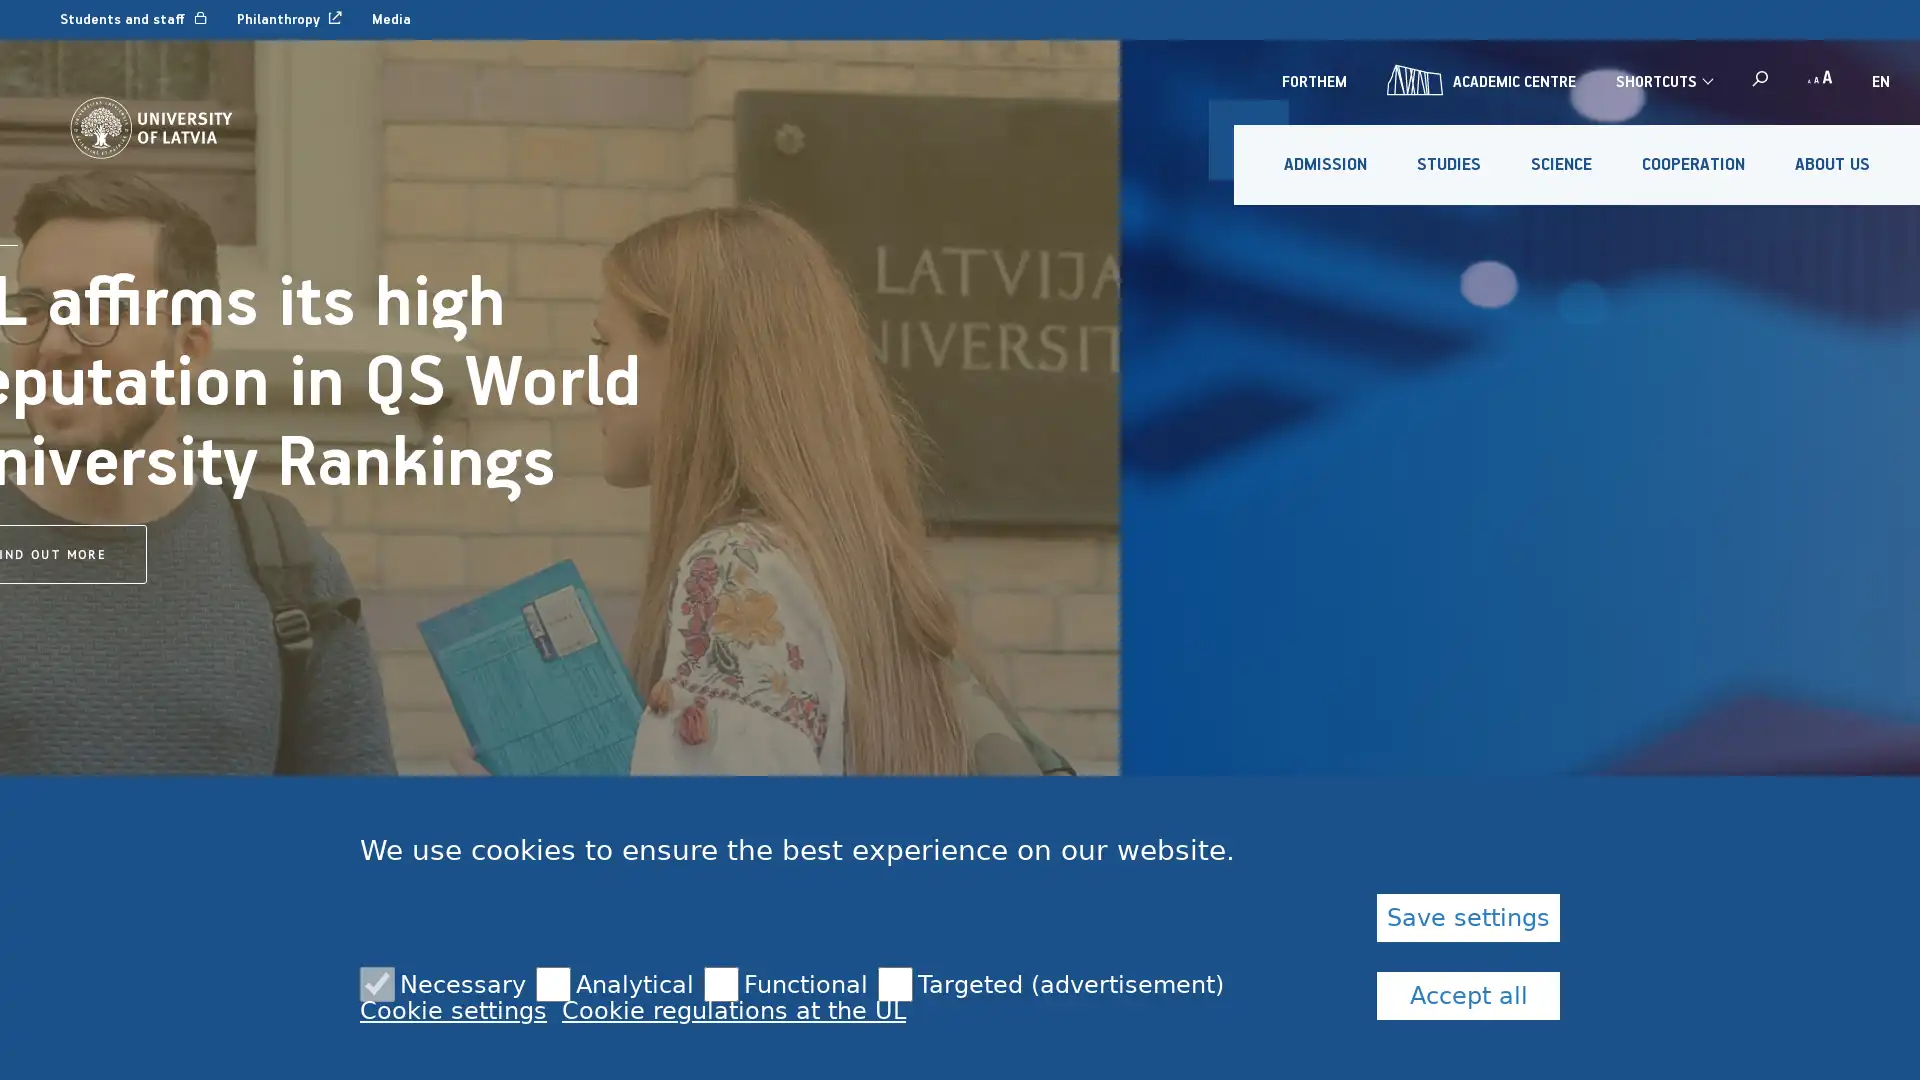 The image size is (1920, 1080). I want to click on Save settings, so click(1468, 918).